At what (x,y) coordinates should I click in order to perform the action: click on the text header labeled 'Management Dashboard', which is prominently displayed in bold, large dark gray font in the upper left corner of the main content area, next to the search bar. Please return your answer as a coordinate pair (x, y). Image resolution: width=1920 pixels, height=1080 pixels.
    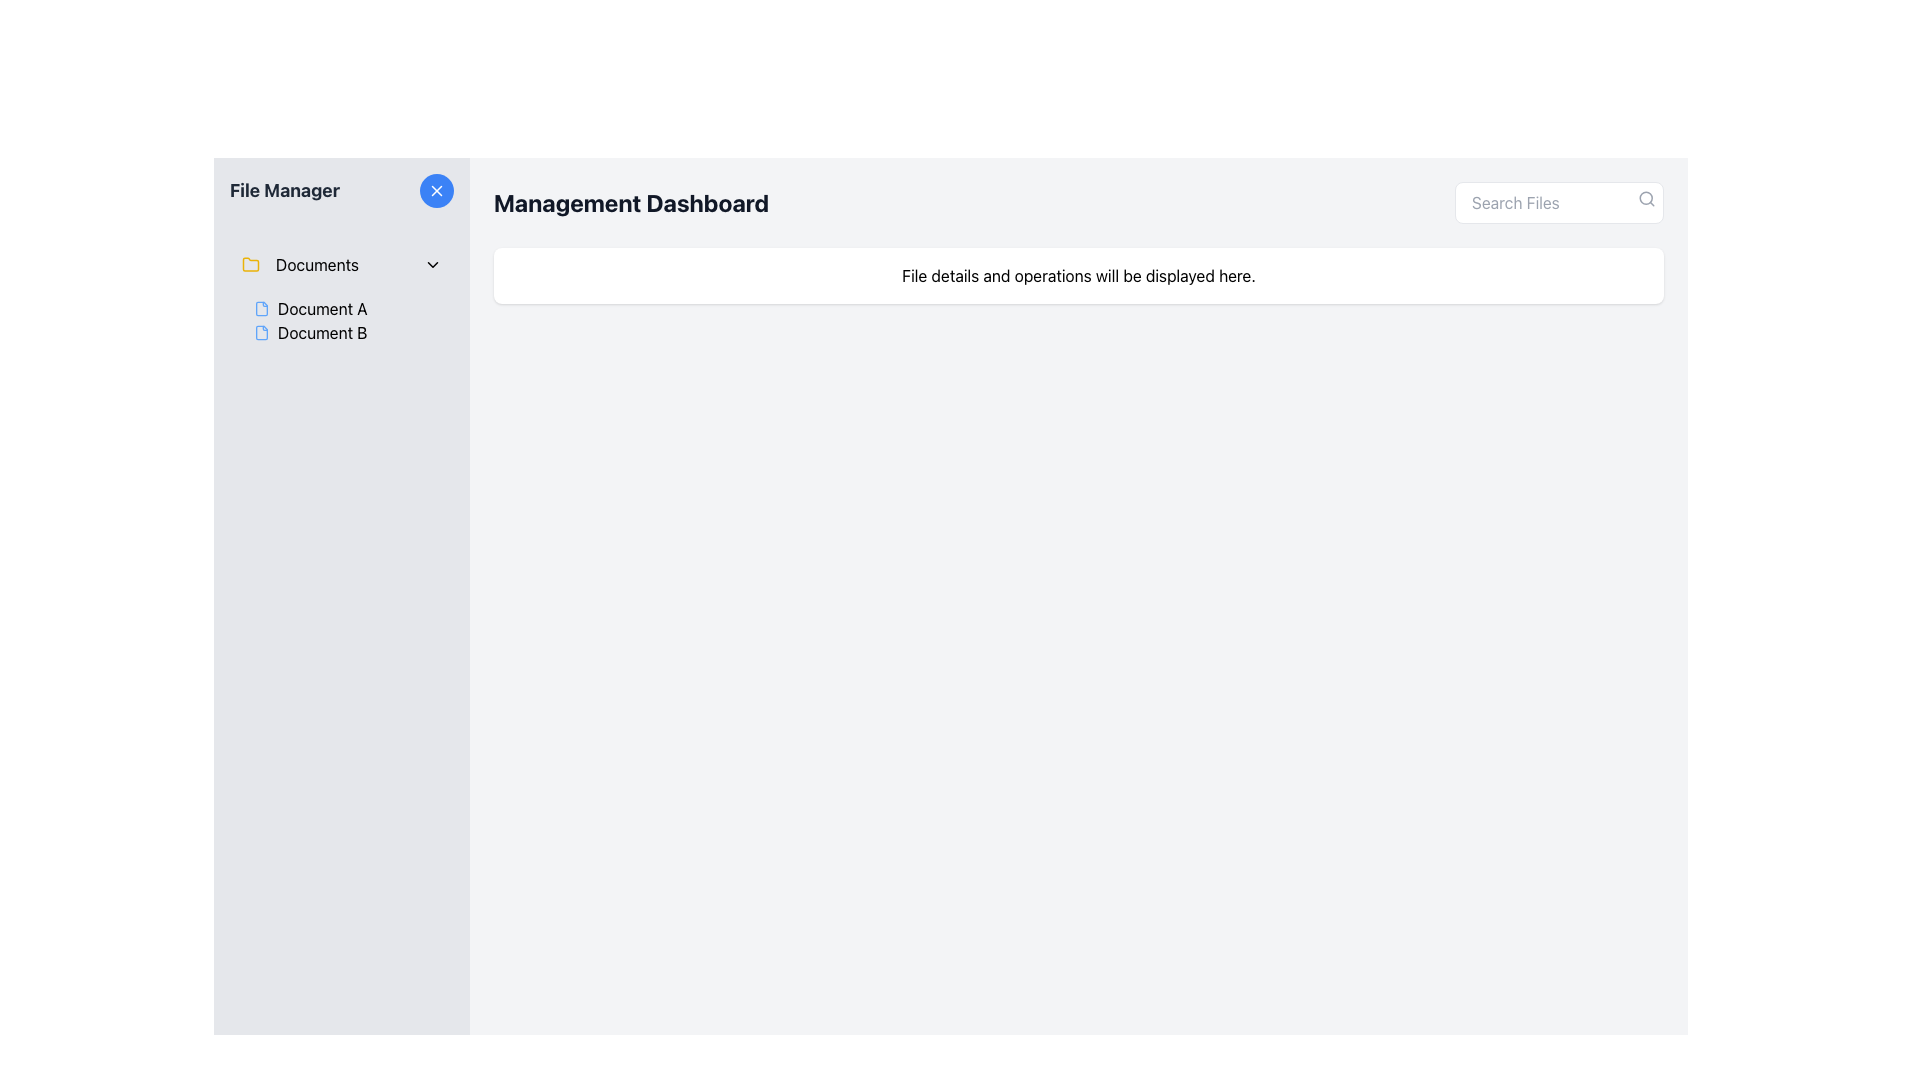
    Looking at the image, I should click on (630, 203).